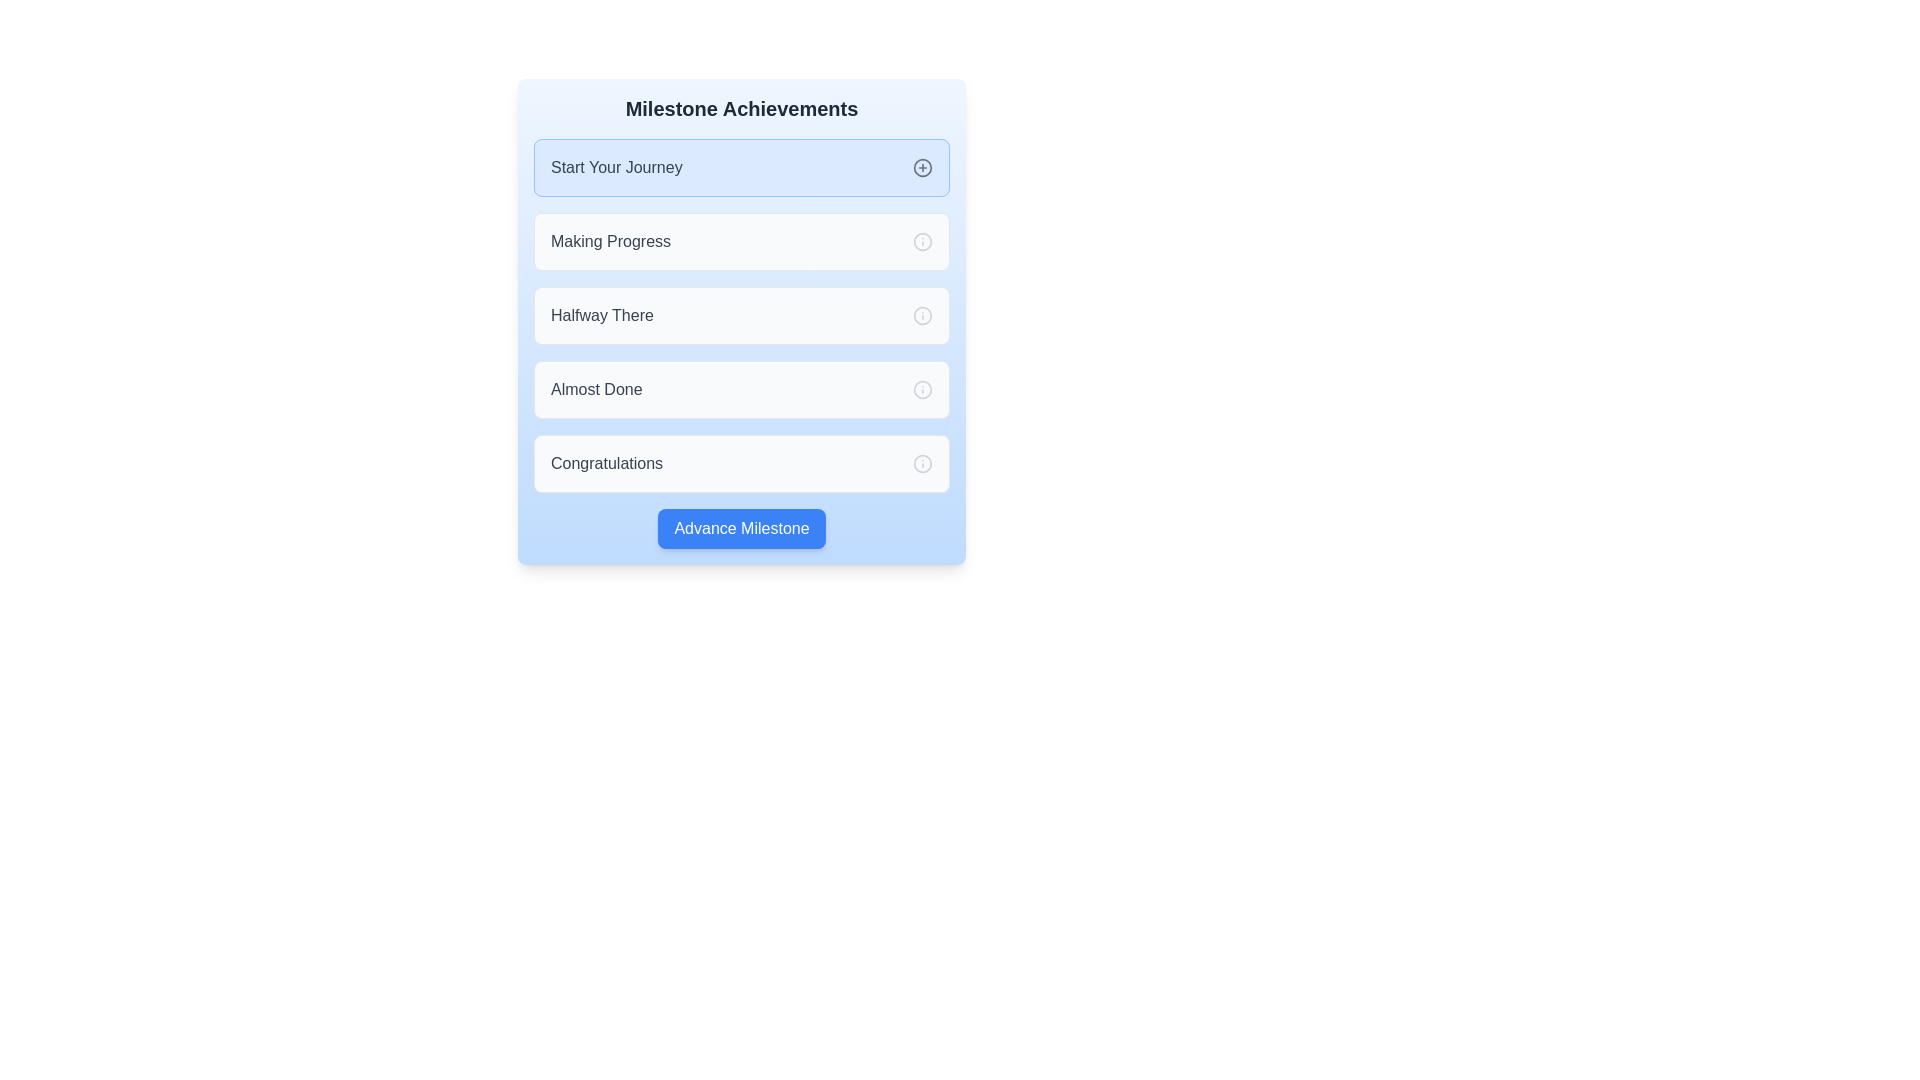 This screenshot has width=1920, height=1080. I want to click on the milestone card titled 'Halfway There', which is the third item in a vertically stacked list of progress markers, so click(741, 315).